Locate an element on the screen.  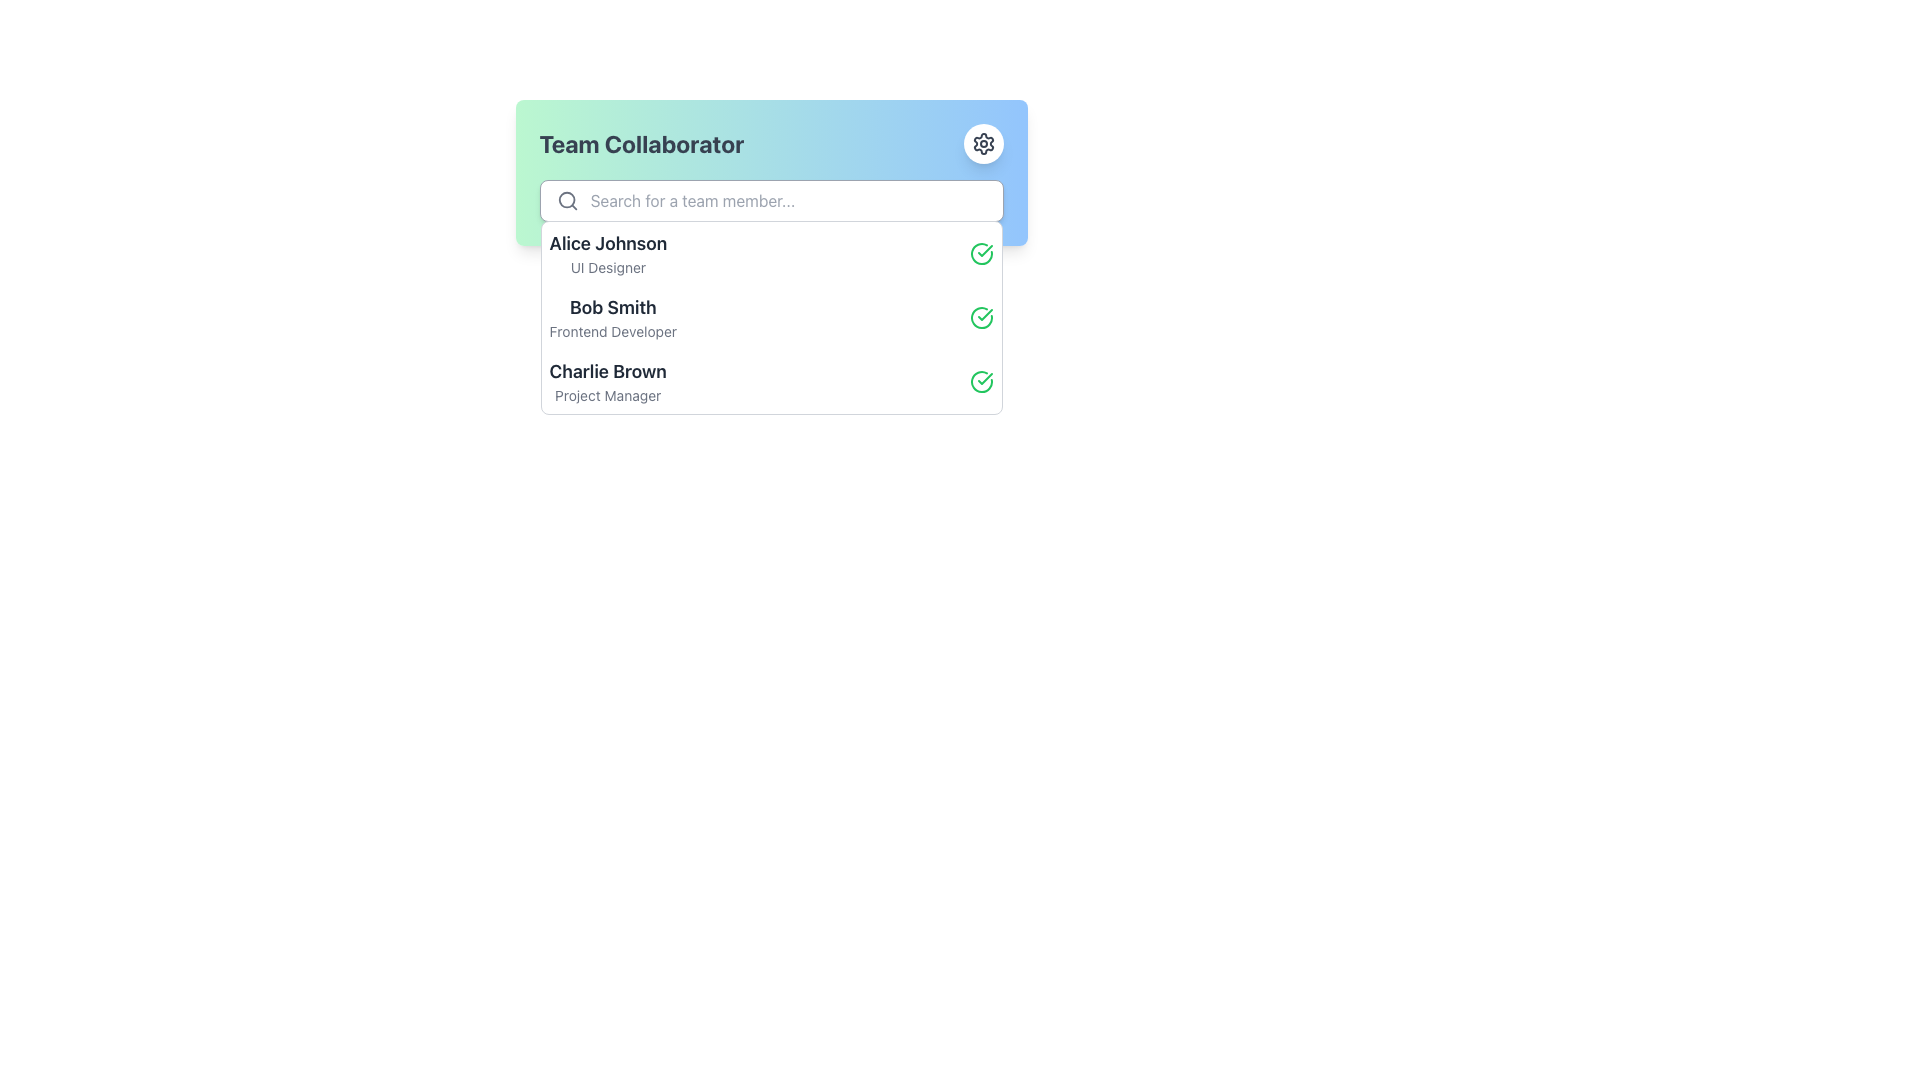
the text input field located below the 'Team Collaborator' header to focus on it for typing a search for a specific team member is located at coordinates (770, 200).